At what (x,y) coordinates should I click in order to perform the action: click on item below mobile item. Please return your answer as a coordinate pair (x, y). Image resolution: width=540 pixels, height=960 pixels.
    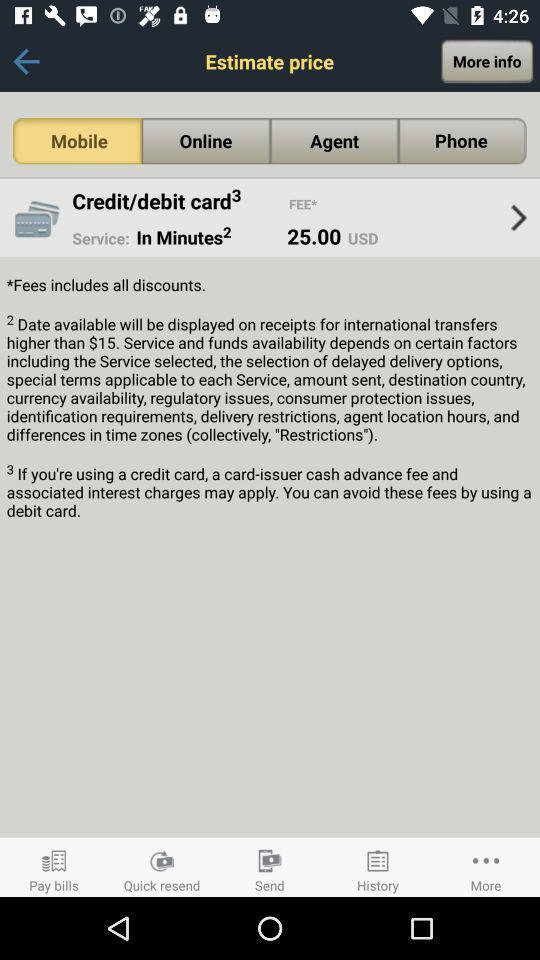
    Looking at the image, I should click on (36, 218).